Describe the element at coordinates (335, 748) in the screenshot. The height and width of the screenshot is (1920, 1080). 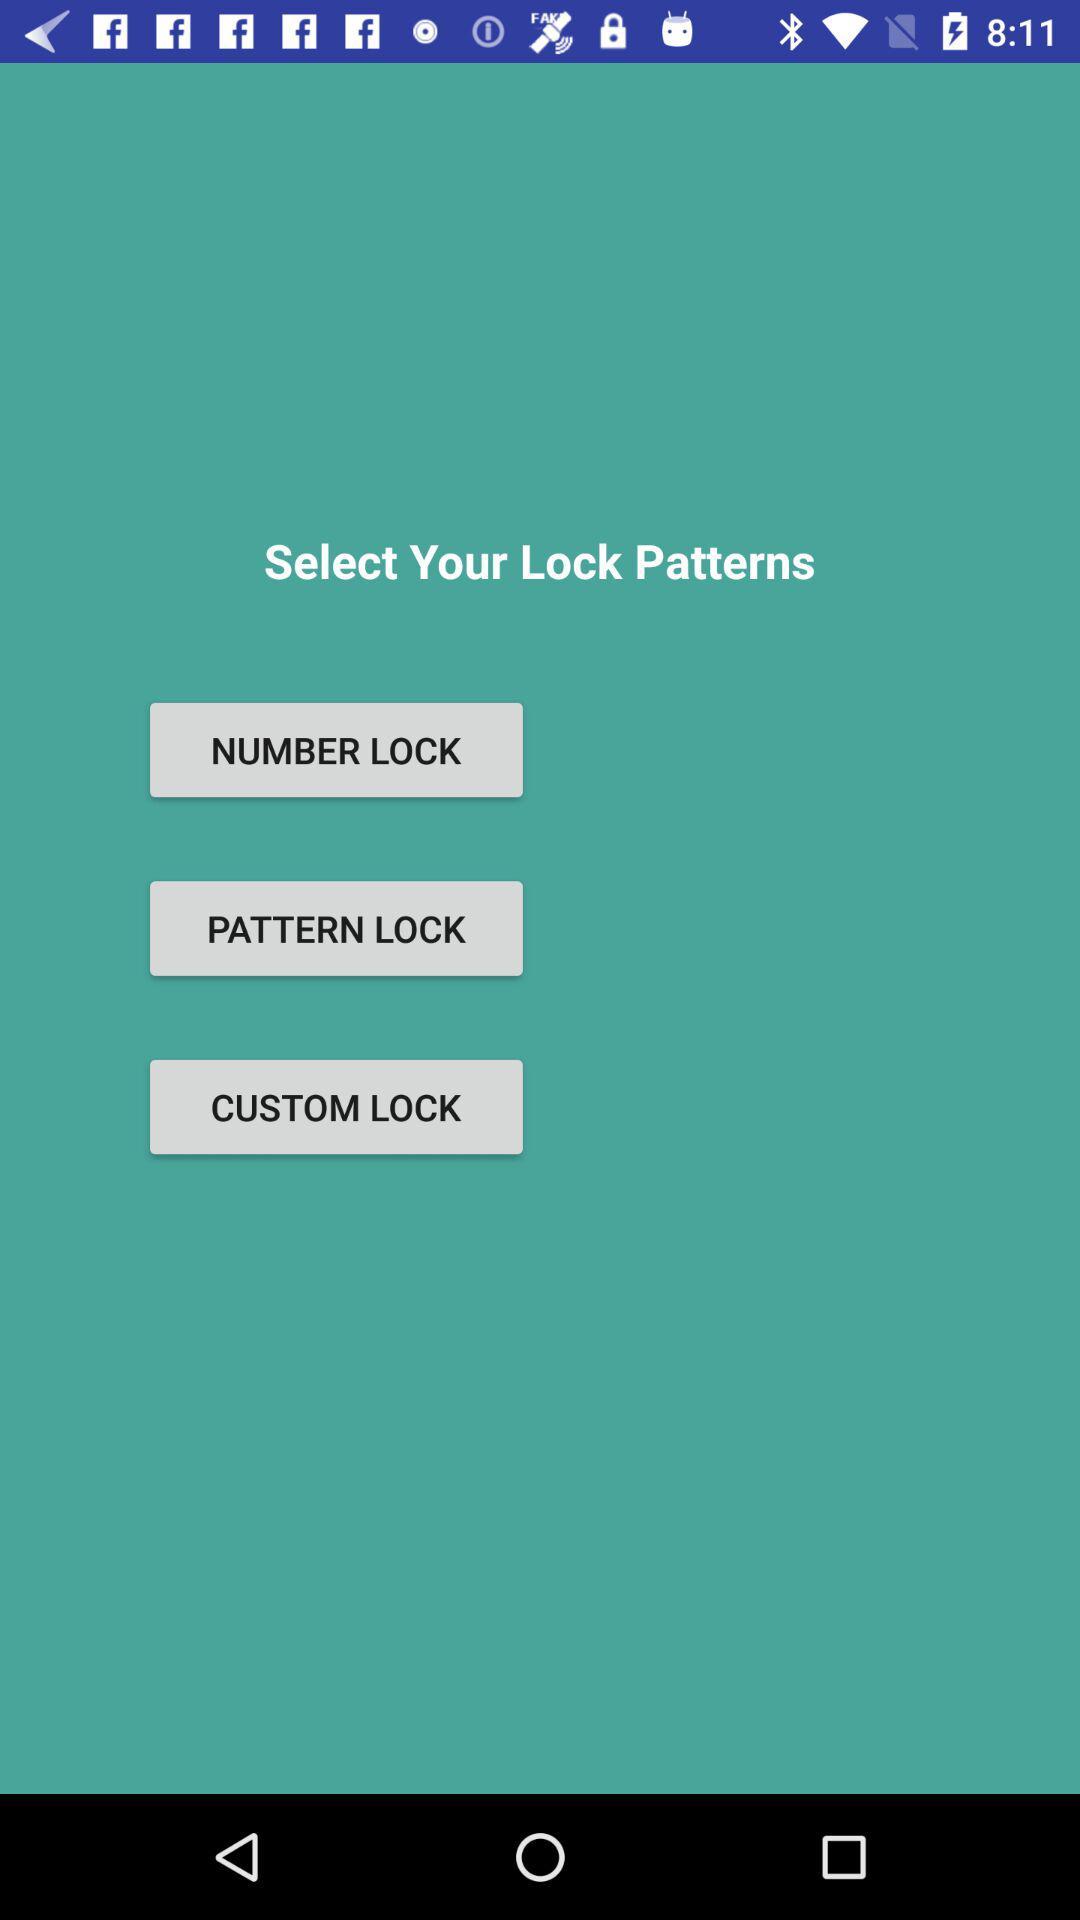
I see `the number lock item` at that location.